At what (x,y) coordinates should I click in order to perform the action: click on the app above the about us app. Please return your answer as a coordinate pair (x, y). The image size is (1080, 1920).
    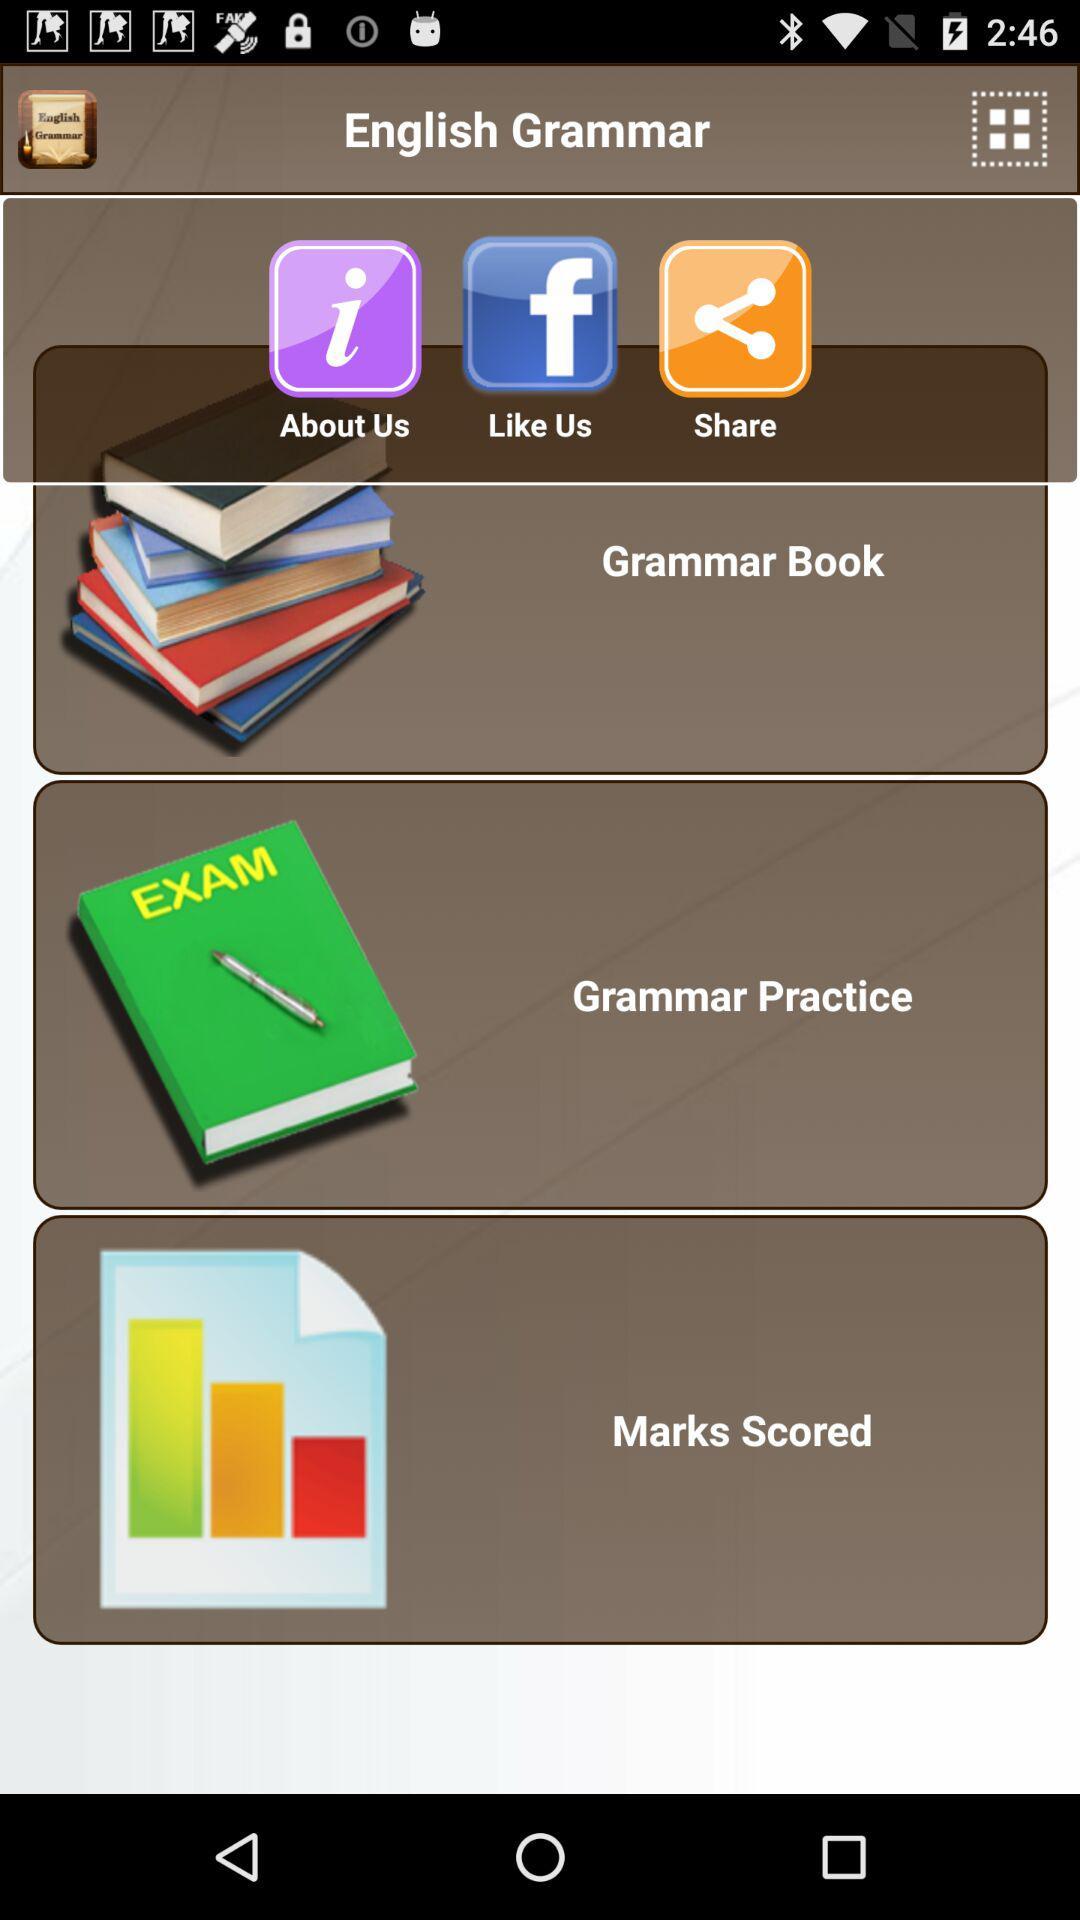
    Looking at the image, I should click on (343, 317).